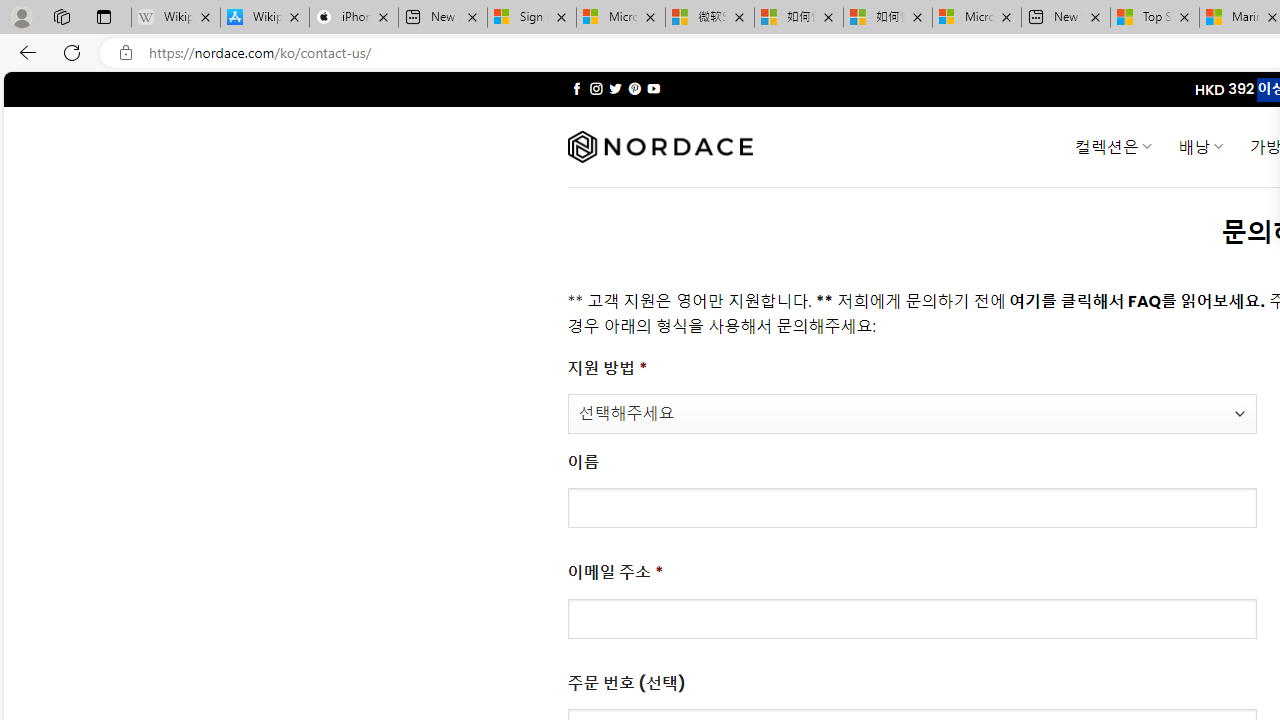 Image resolution: width=1280 pixels, height=720 pixels. I want to click on 'Follow on Instagram', so click(595, 88).